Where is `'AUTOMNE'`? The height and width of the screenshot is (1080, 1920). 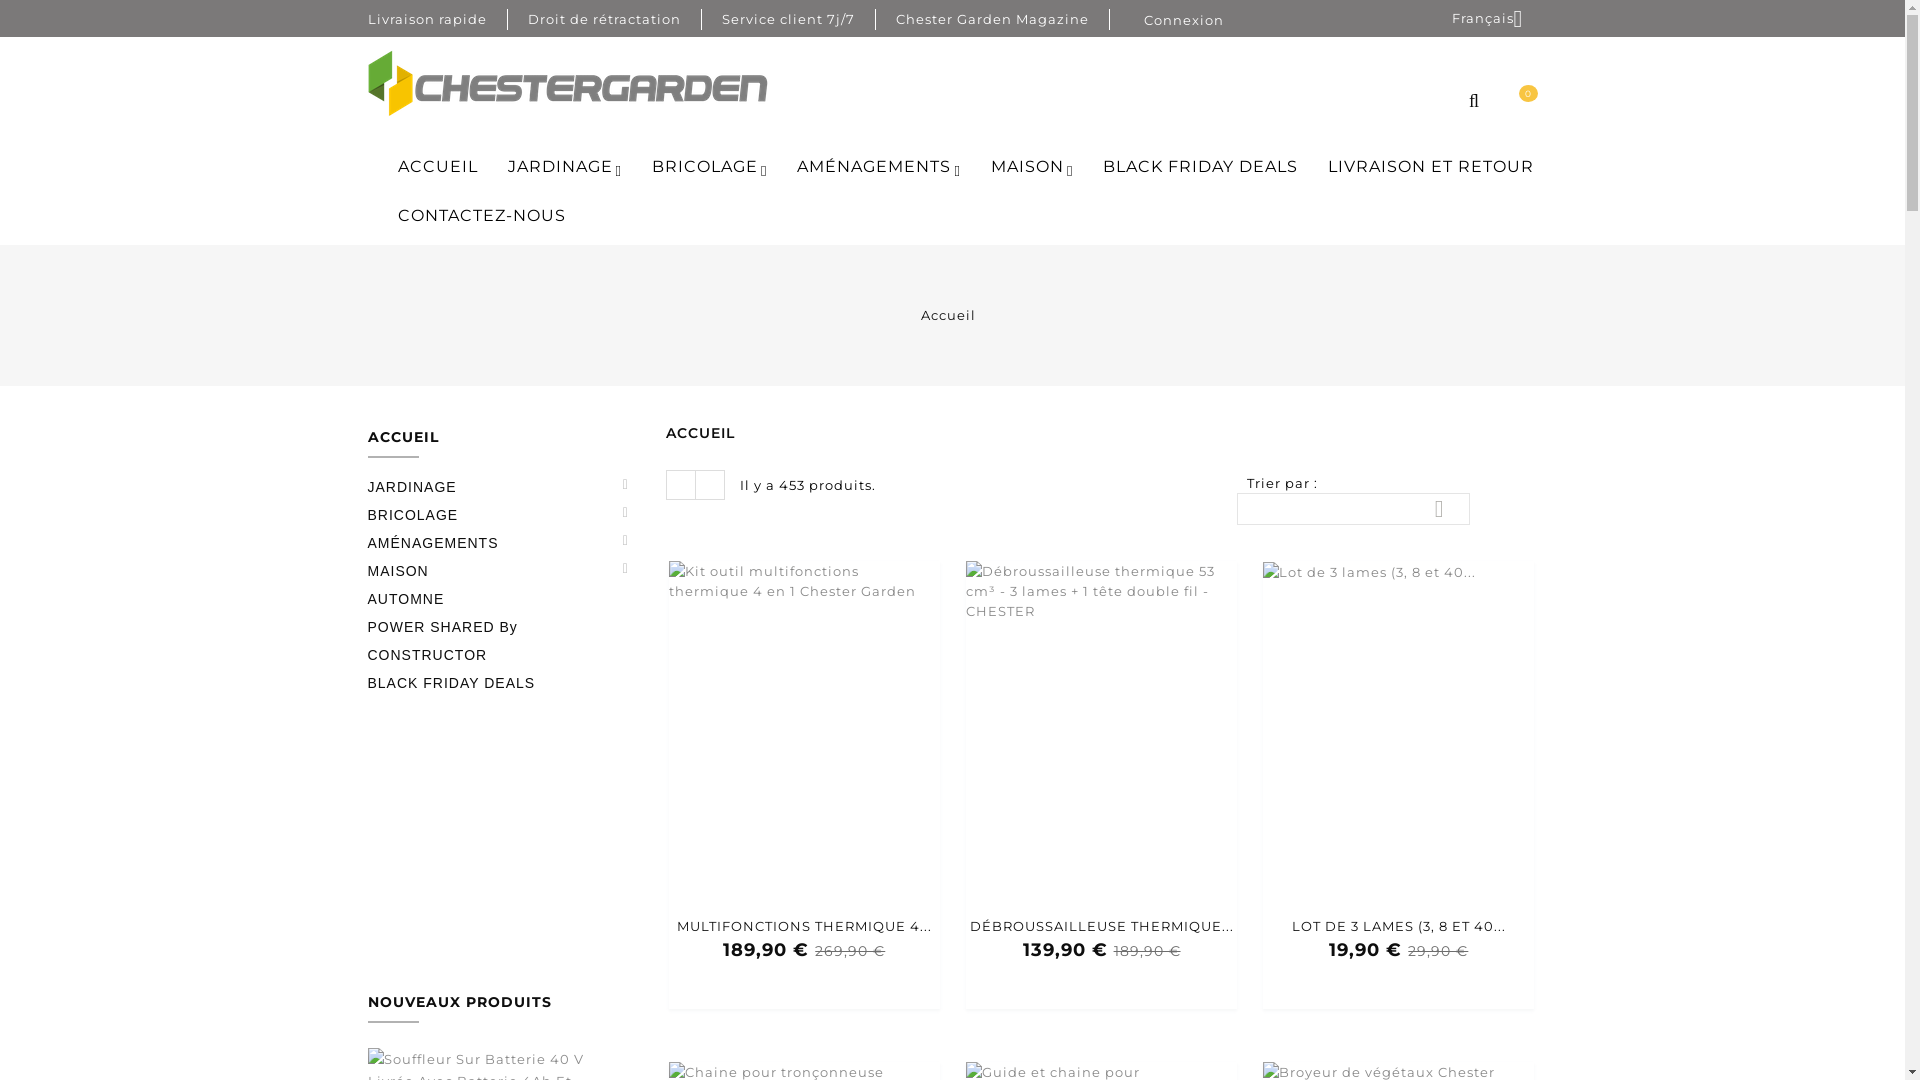 'AUTOMNE' is located at coordinates (368, 597).